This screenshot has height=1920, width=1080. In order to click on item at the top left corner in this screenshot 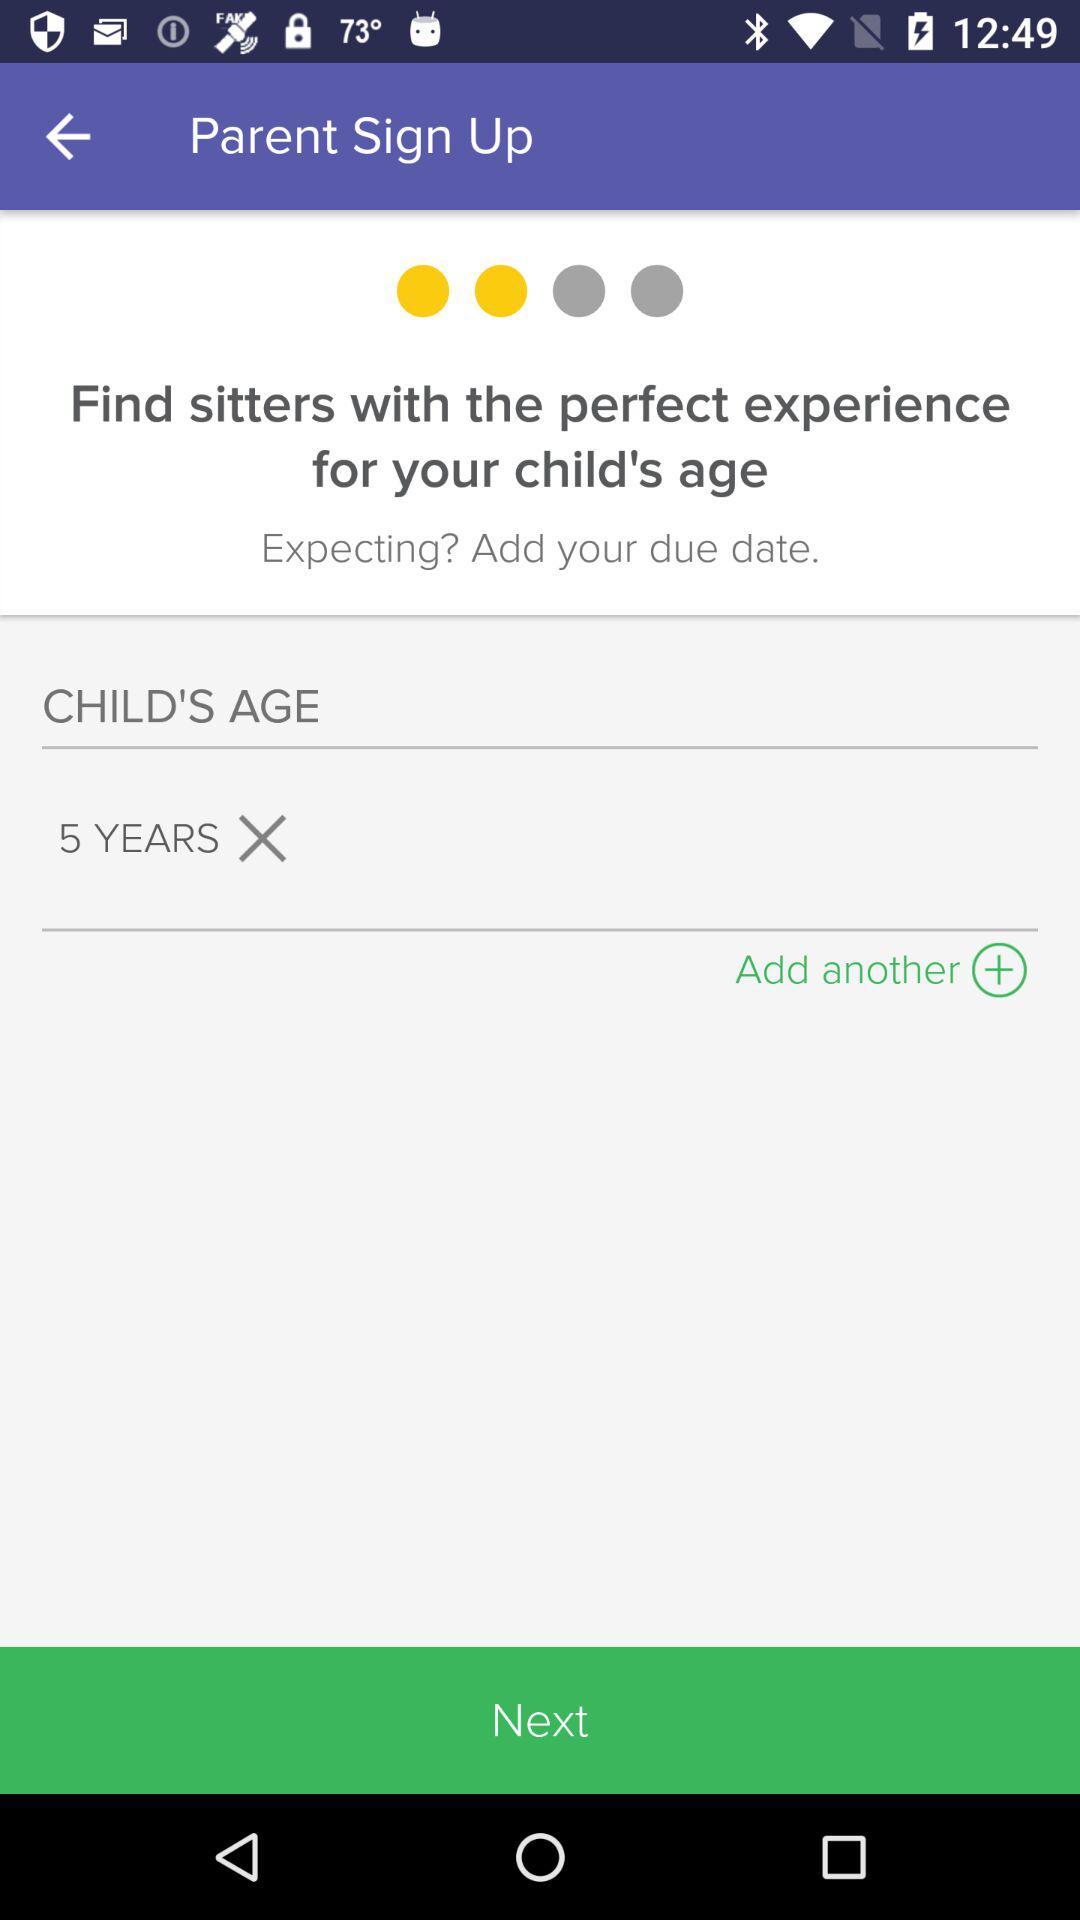, I will do `click(72, 135)`.